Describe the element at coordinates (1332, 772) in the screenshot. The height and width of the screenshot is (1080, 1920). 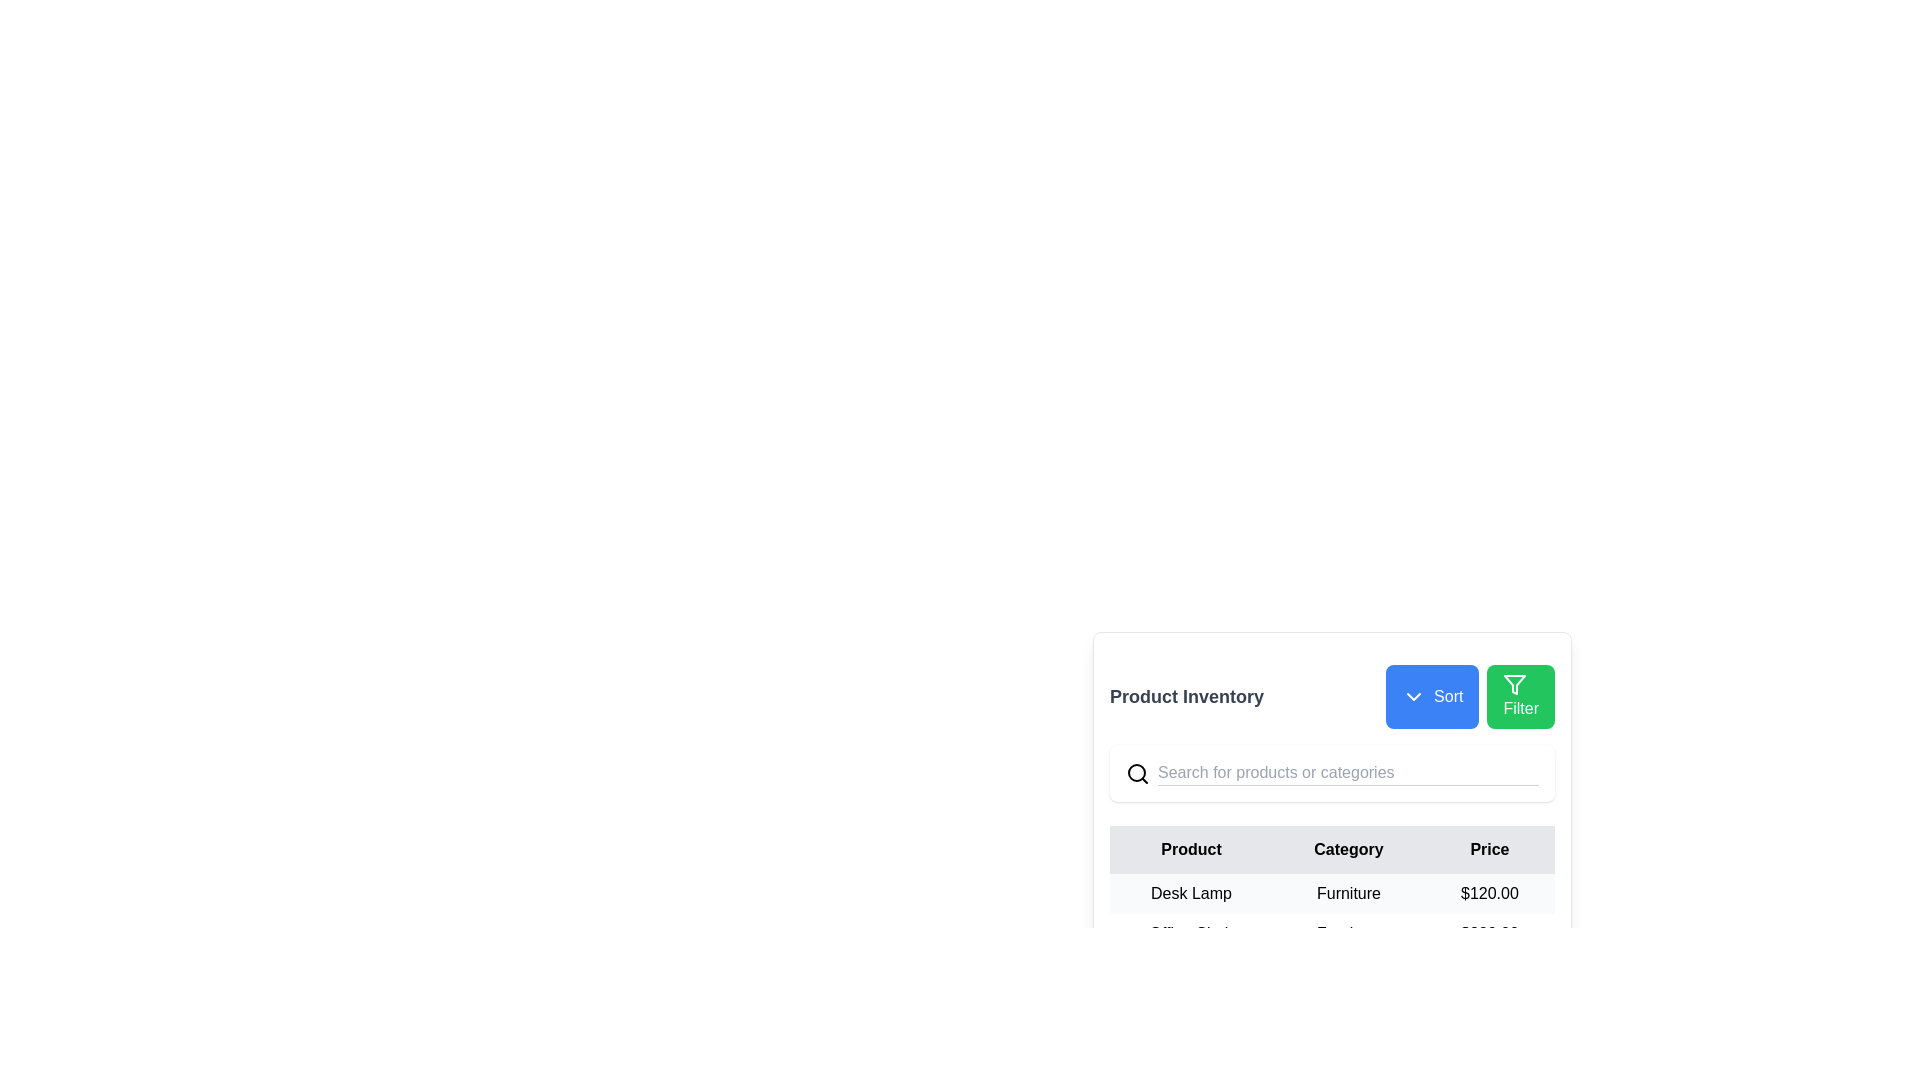
I see `the magnifying glass icon located within the search bar for additional functionality` at that location.